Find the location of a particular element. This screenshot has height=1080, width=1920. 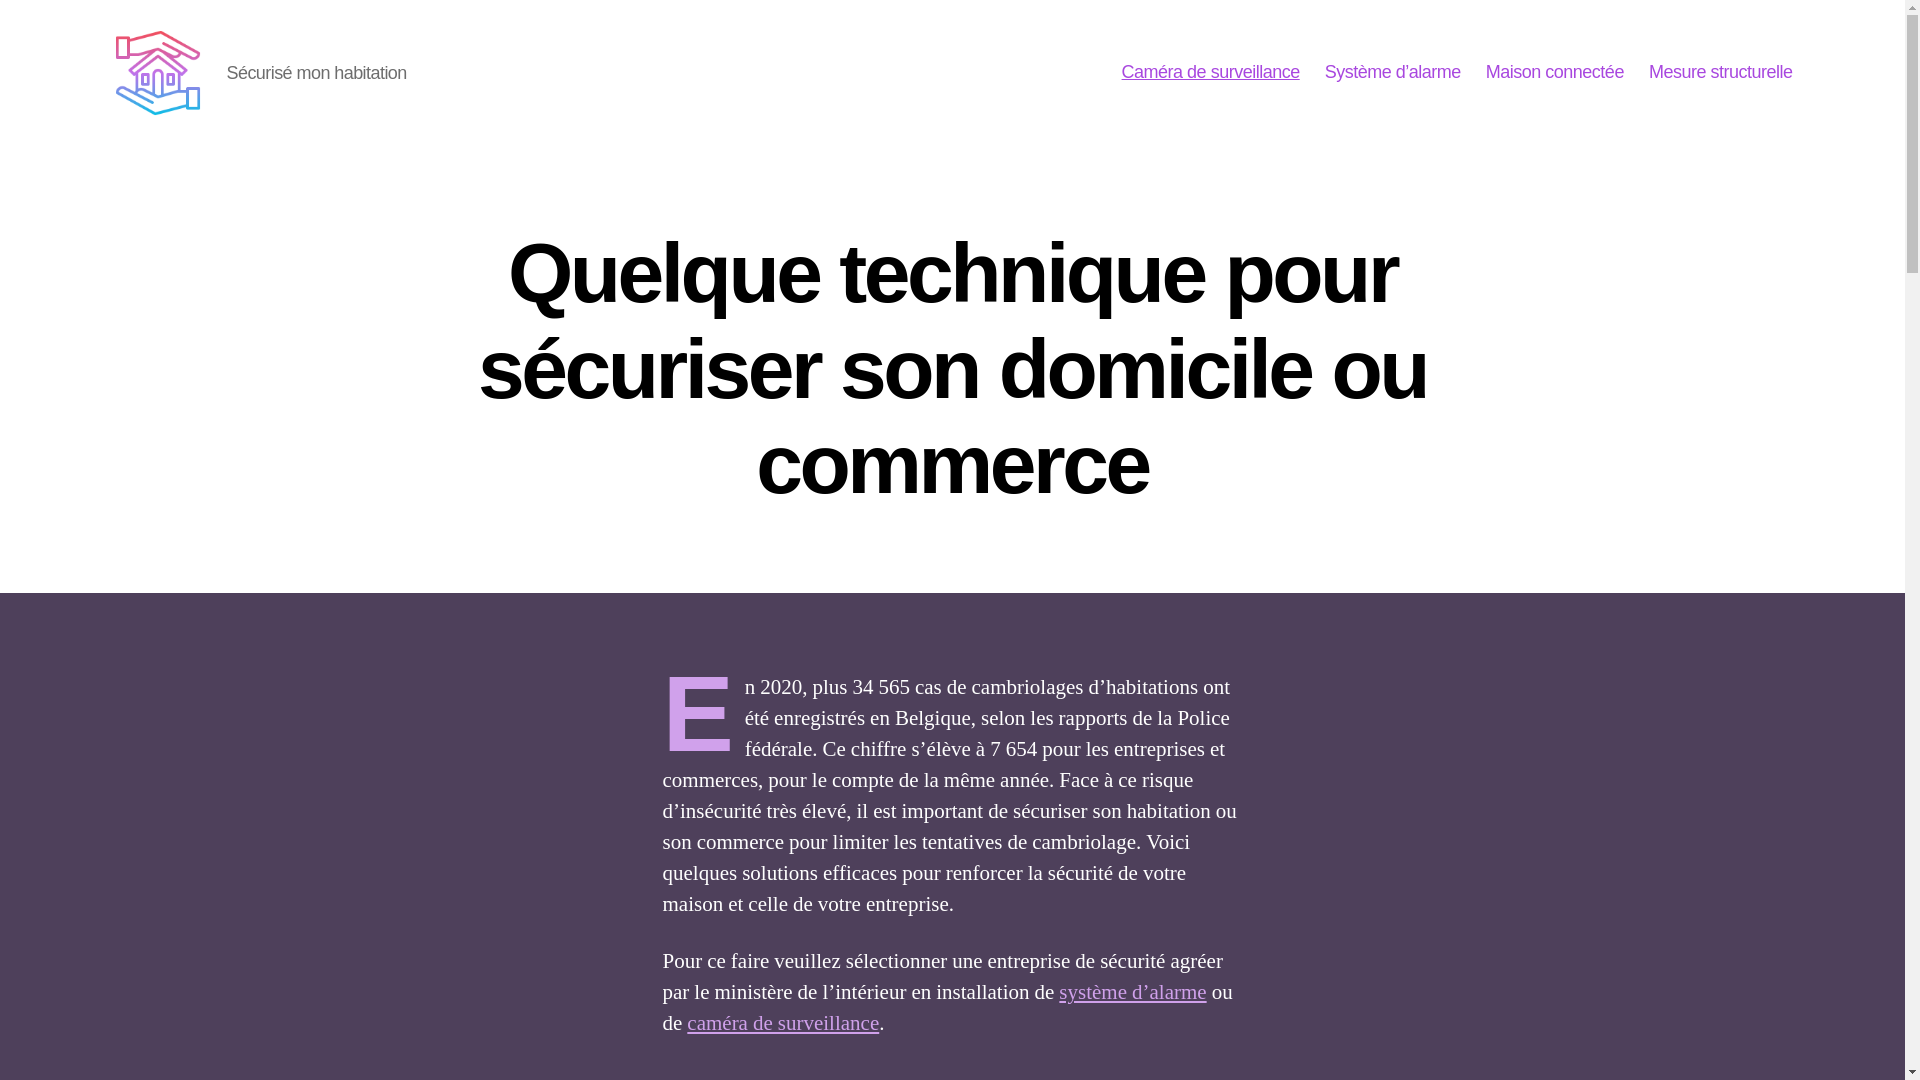

'Mesure structurelle' is located at coordinates (1720, 72).